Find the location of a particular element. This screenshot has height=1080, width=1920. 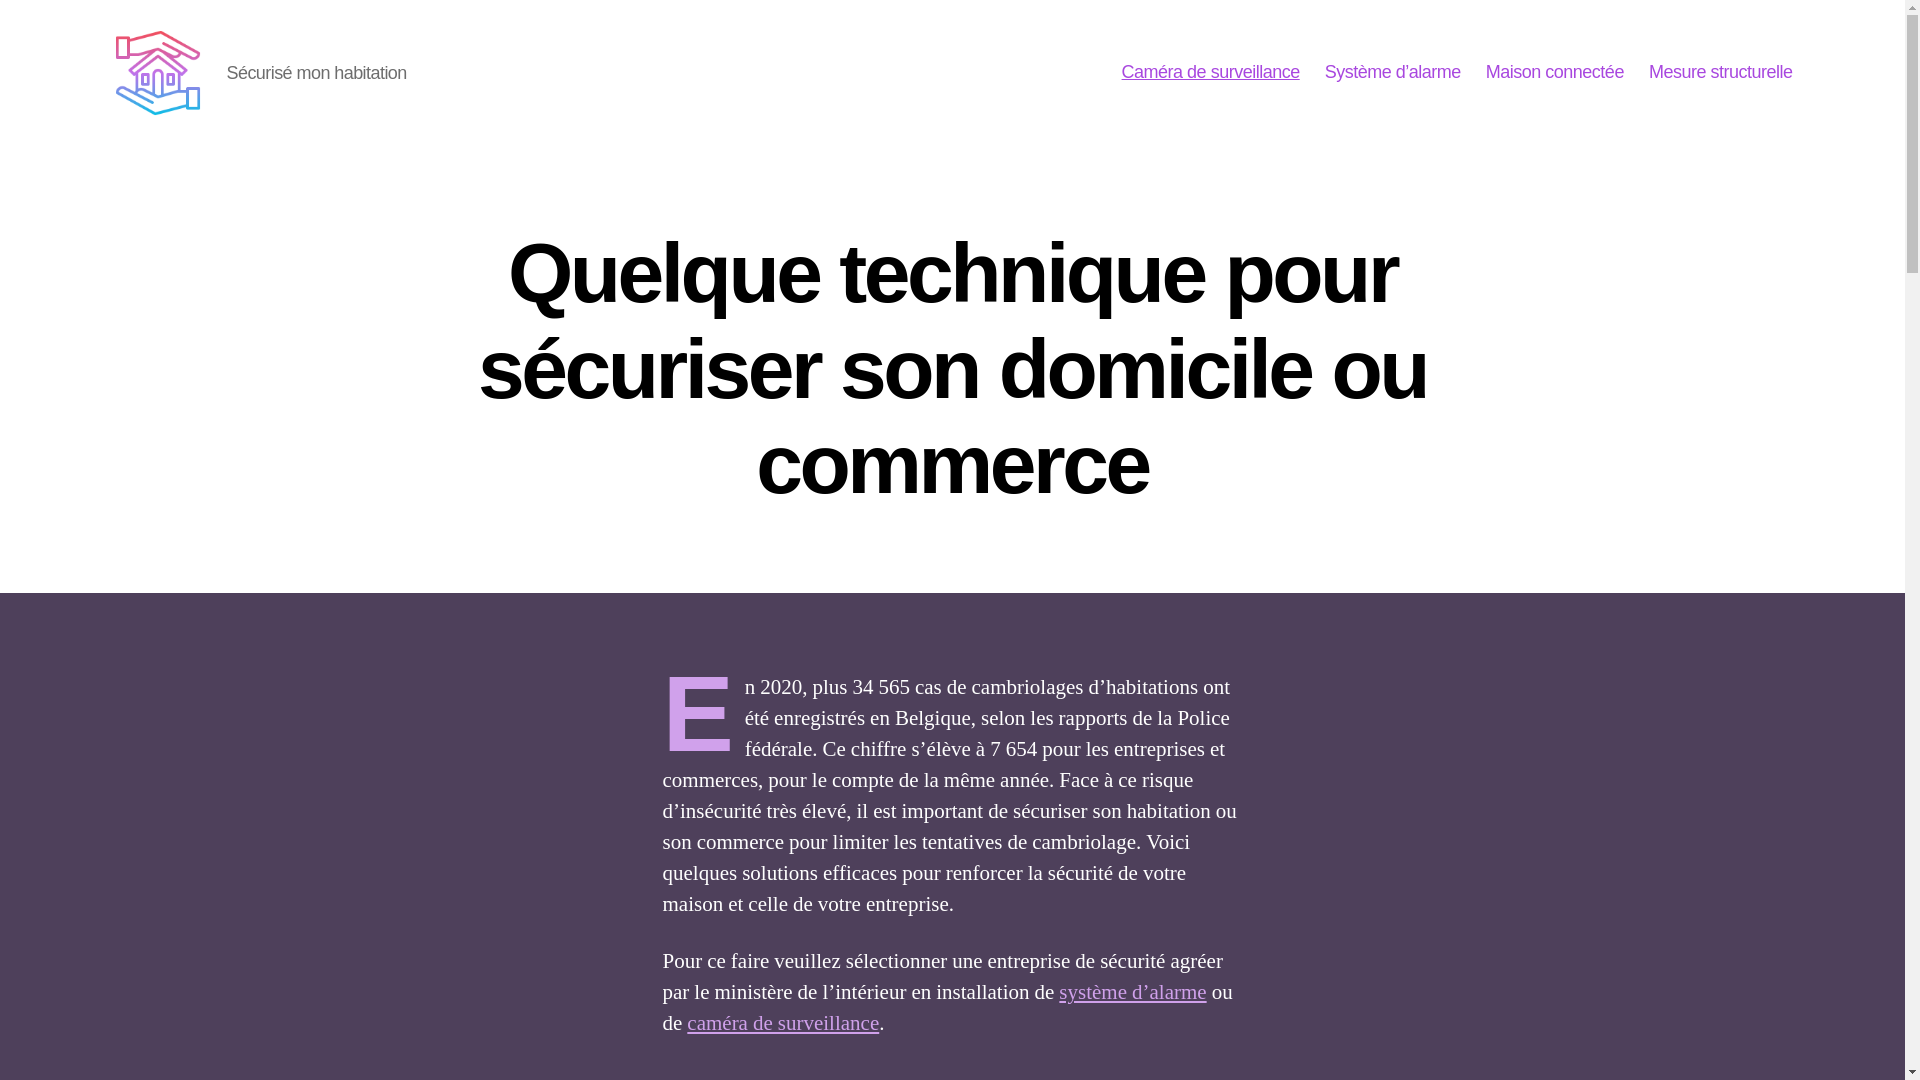

'Mesure structurelle' is located at coordinates (1720, 72).